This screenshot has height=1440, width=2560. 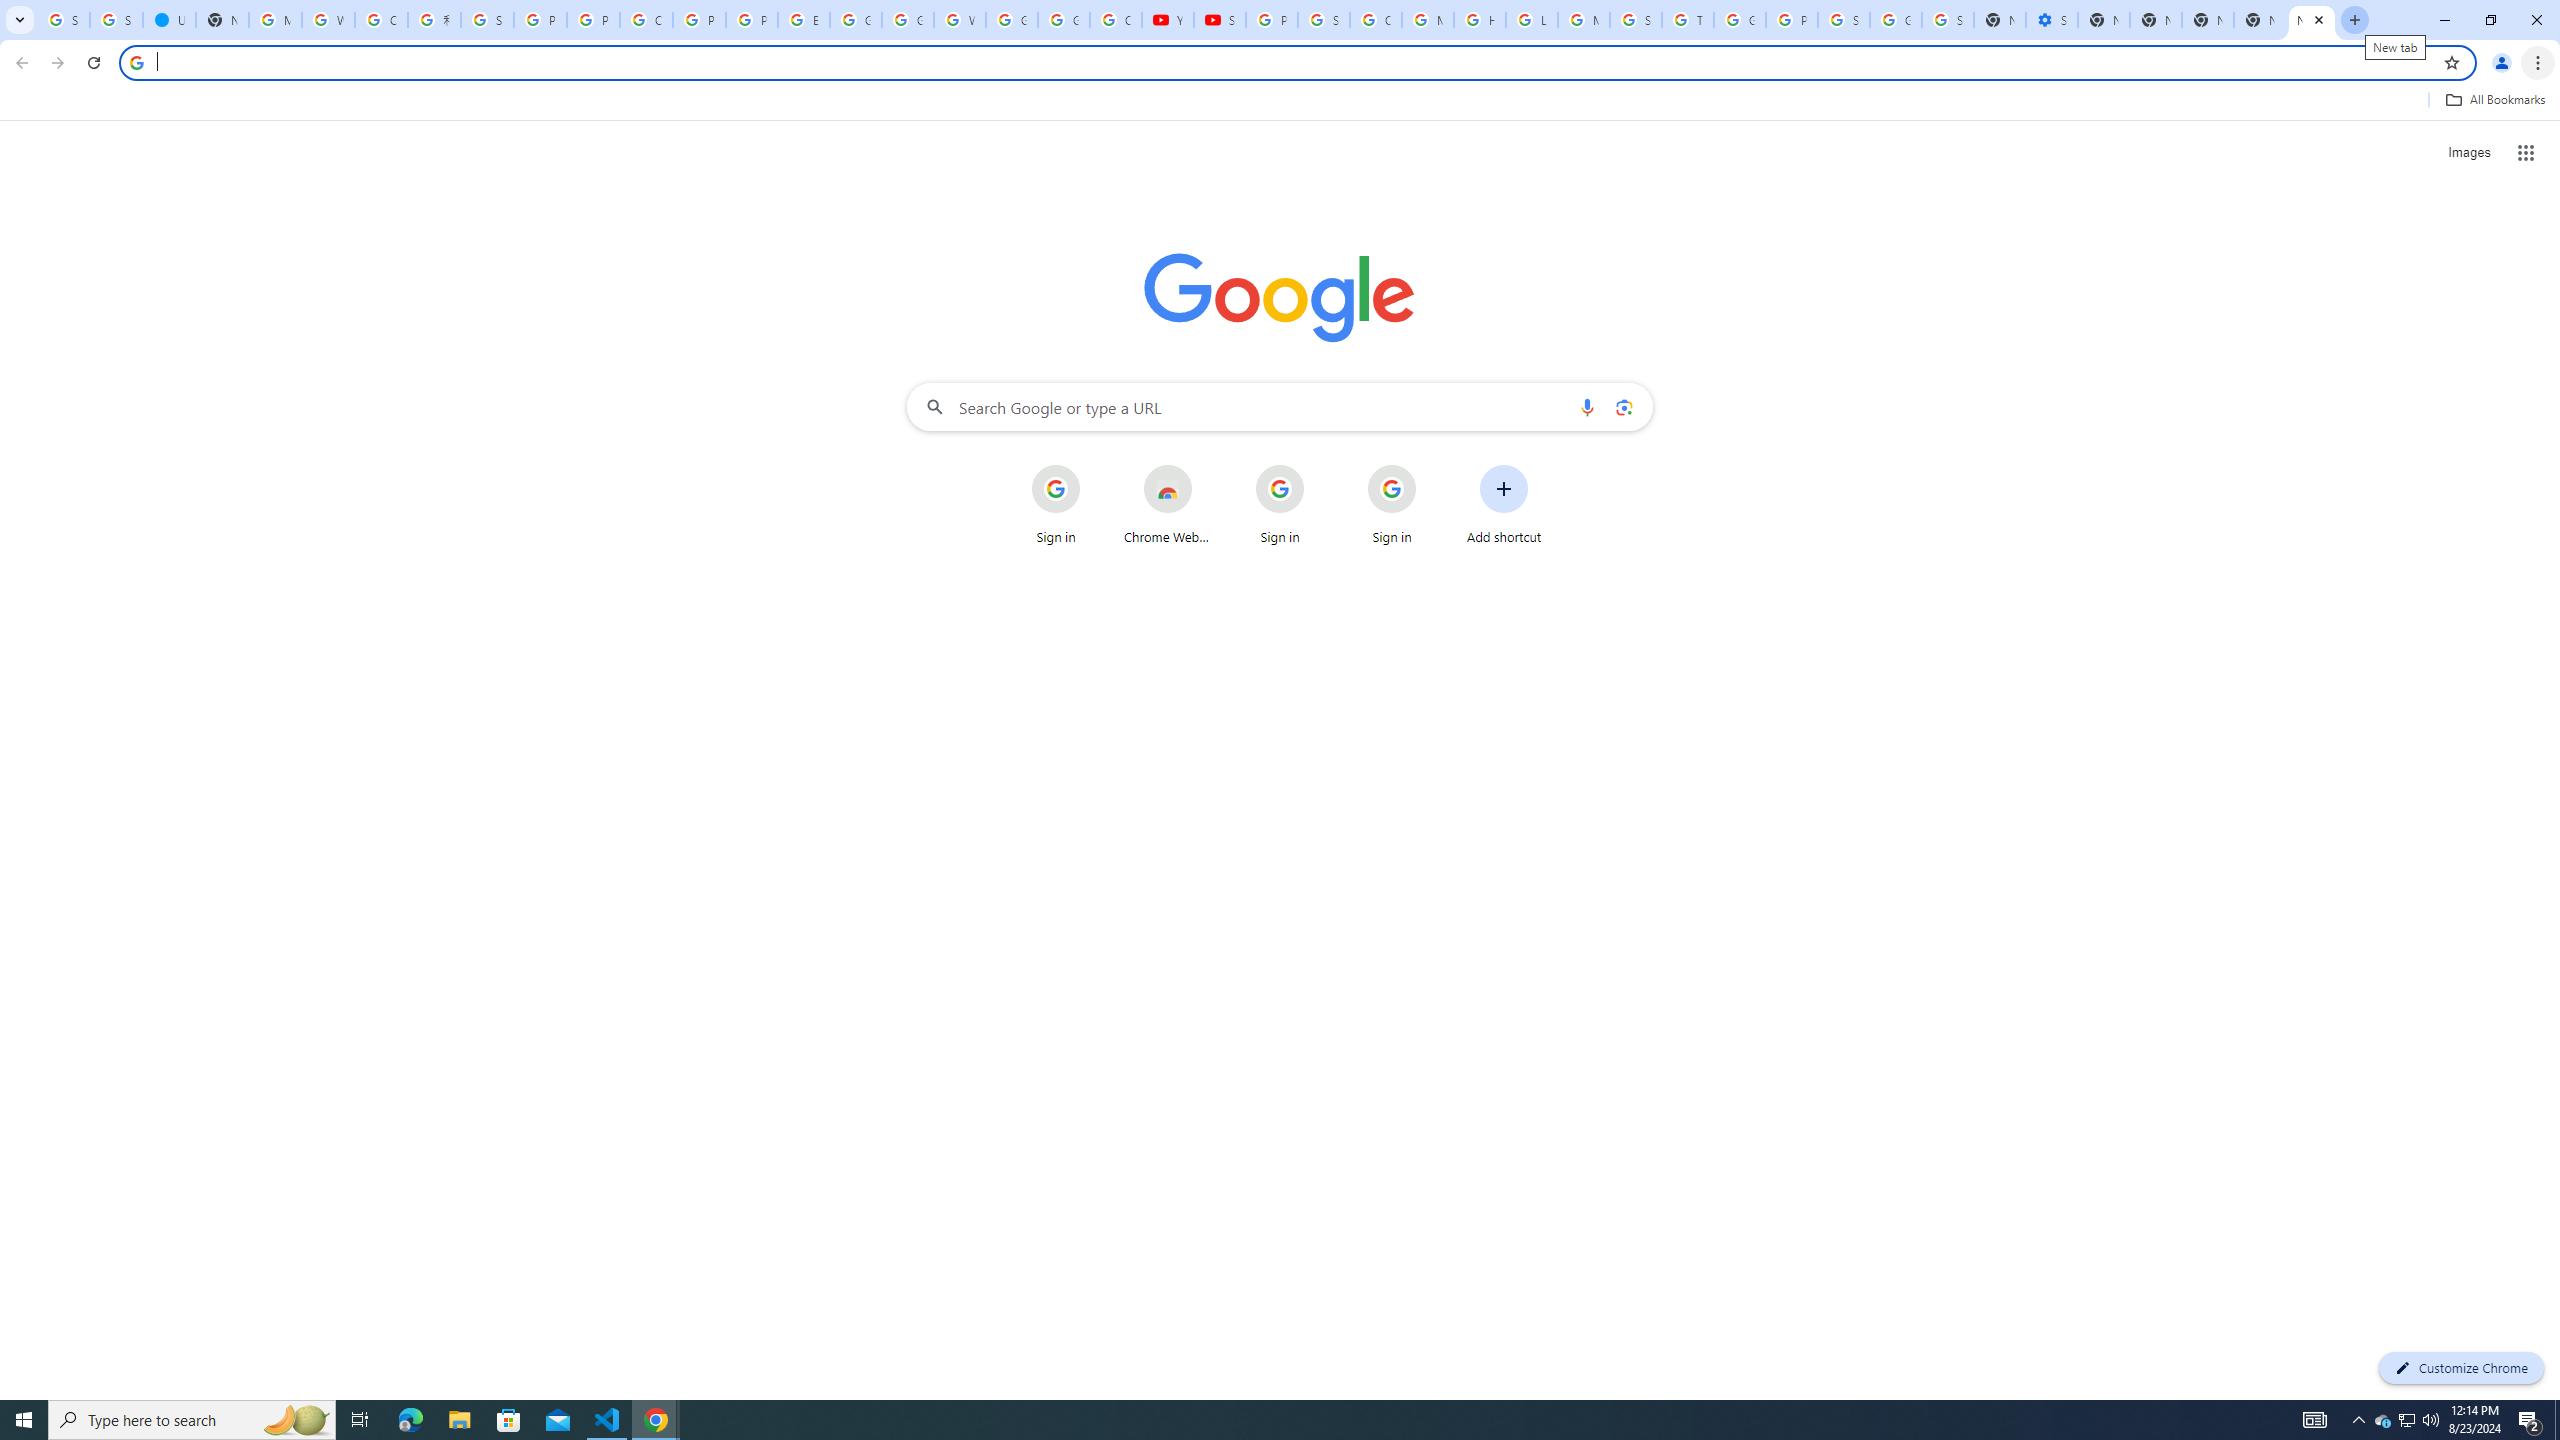 What do you see at coordinates (1687, 19) in the screenshot?
I see `'Trusted Information and Content - Google Safety Center'` at bounding box center [1687, 19].